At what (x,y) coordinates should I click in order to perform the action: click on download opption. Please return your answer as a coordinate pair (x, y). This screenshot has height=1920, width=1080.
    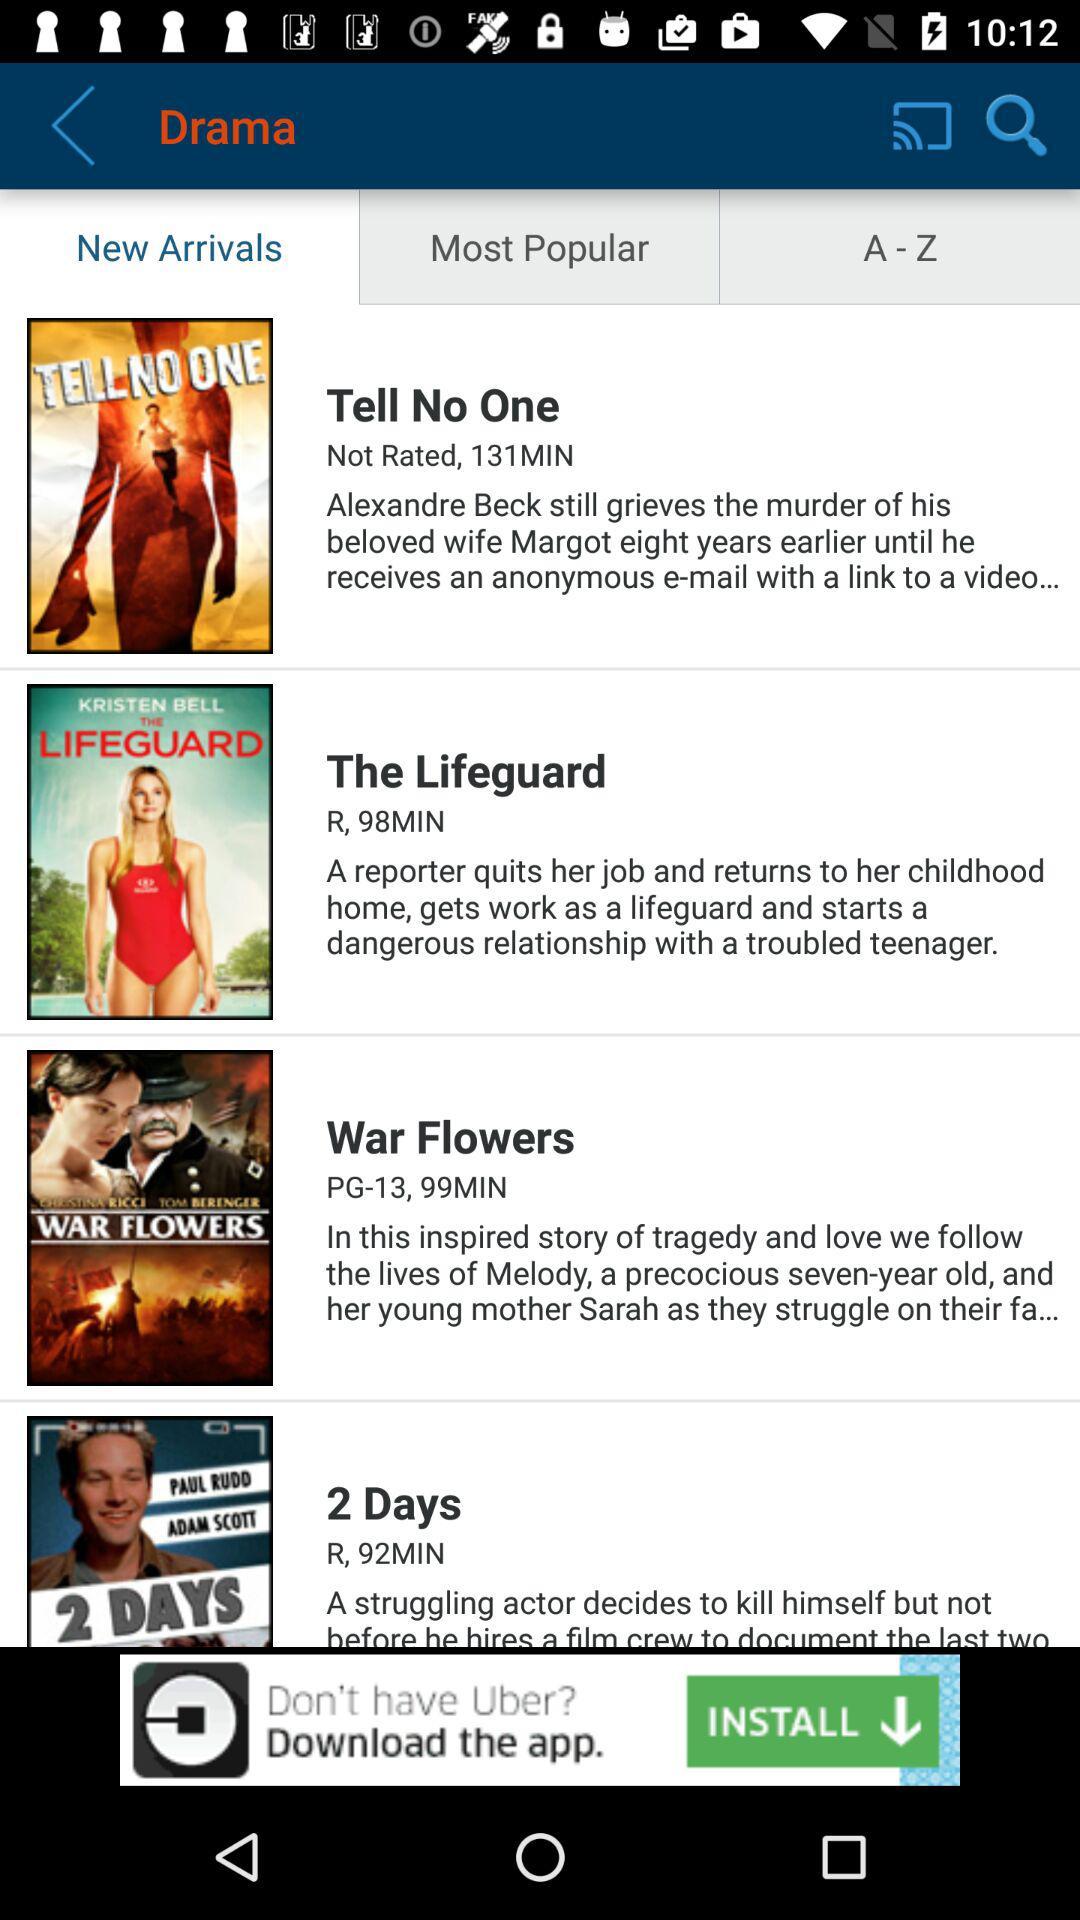
    Looking at the image, I should click on (540, 1719).